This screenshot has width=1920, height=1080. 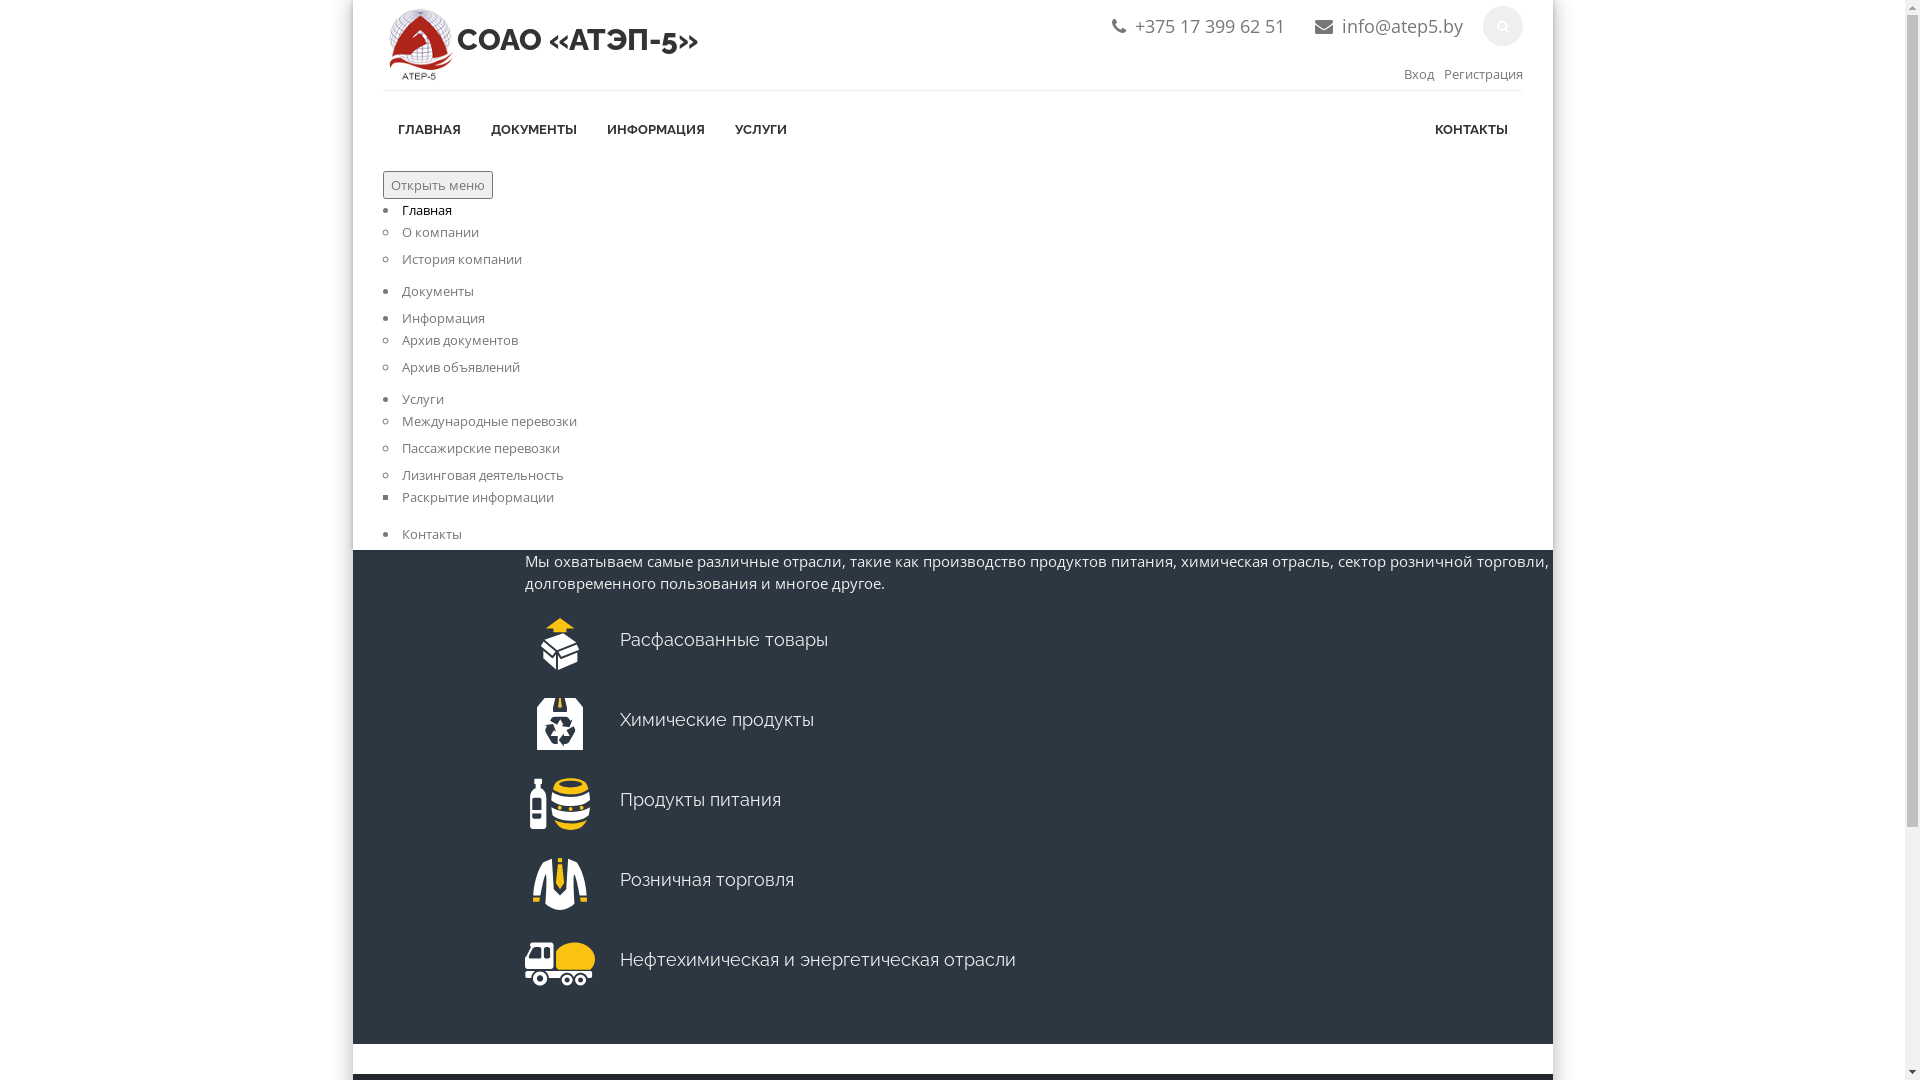 What do you see at coordinates (1342, 26) in the screenshot?
I see `'info@atep5.by'` at bounding box center [1342, 26].